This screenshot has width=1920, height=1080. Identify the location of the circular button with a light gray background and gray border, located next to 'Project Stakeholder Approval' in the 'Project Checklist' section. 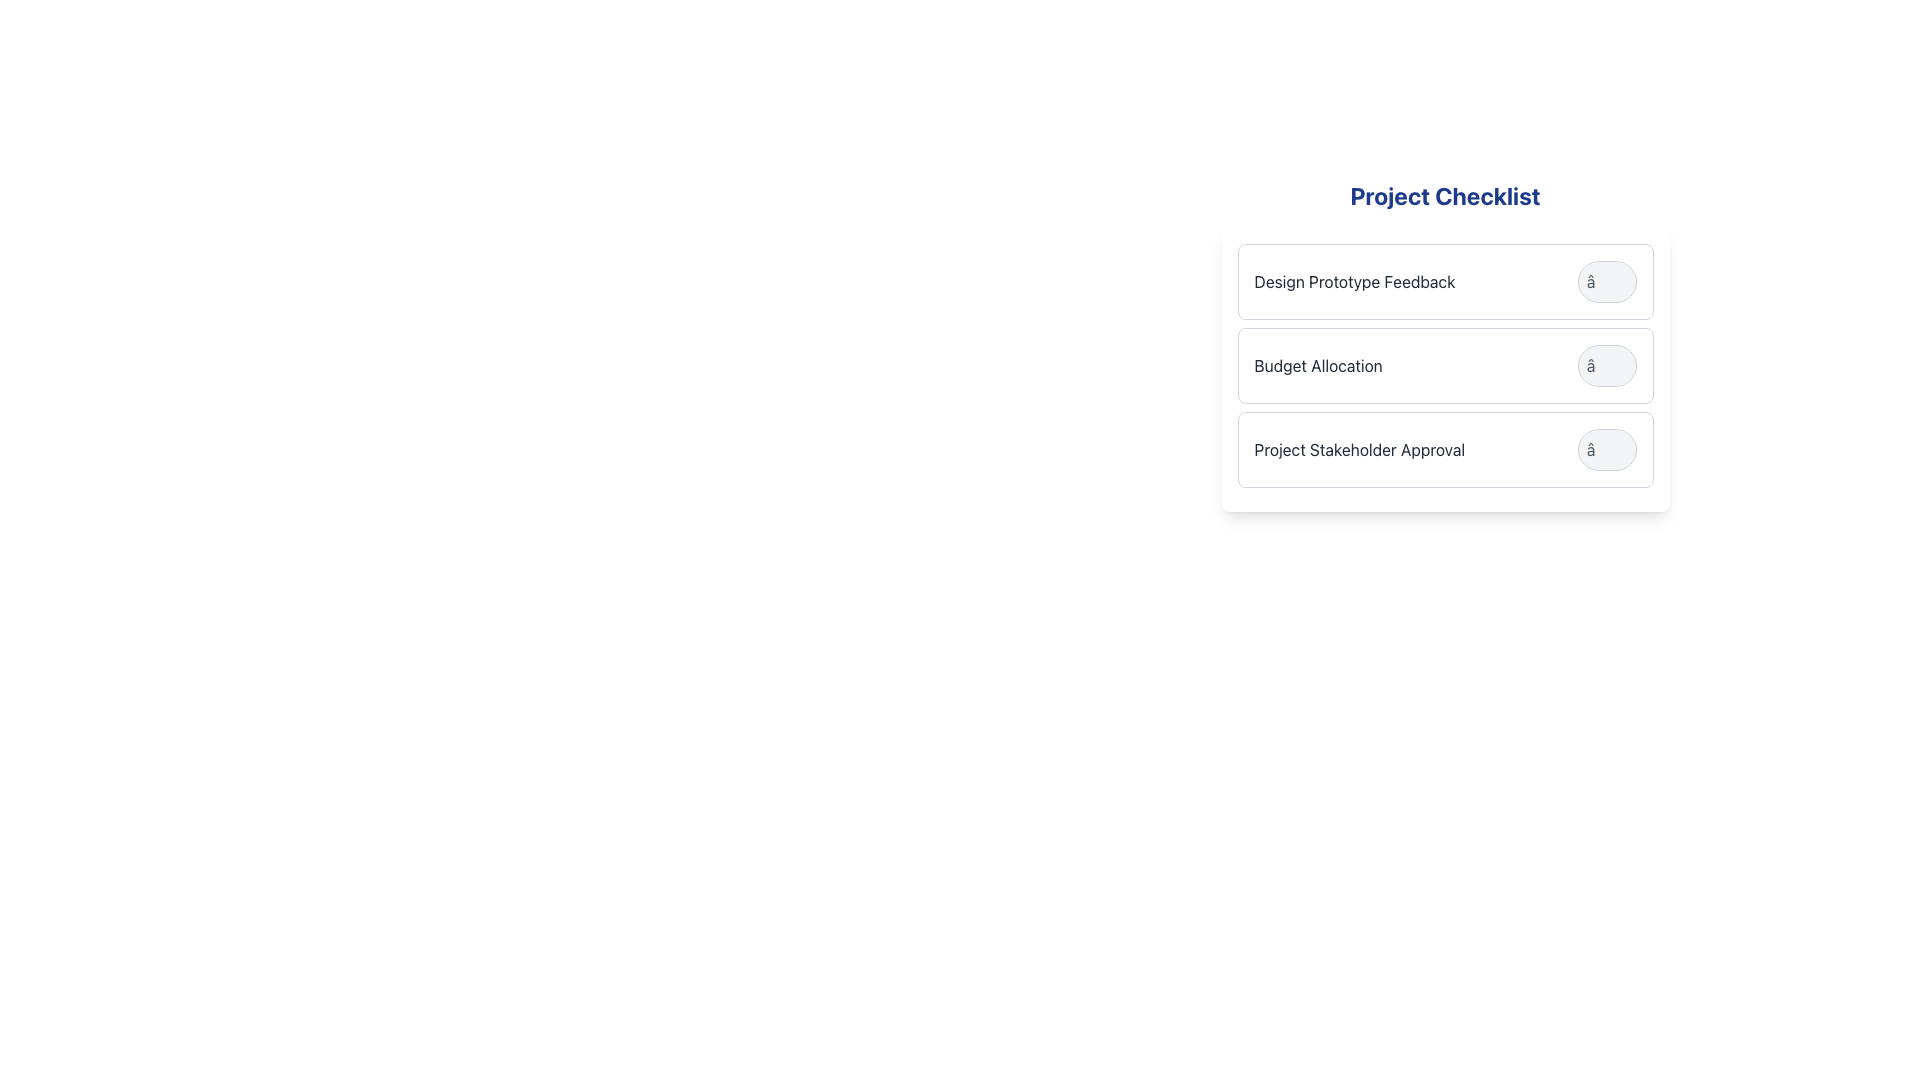
(1607, 450).